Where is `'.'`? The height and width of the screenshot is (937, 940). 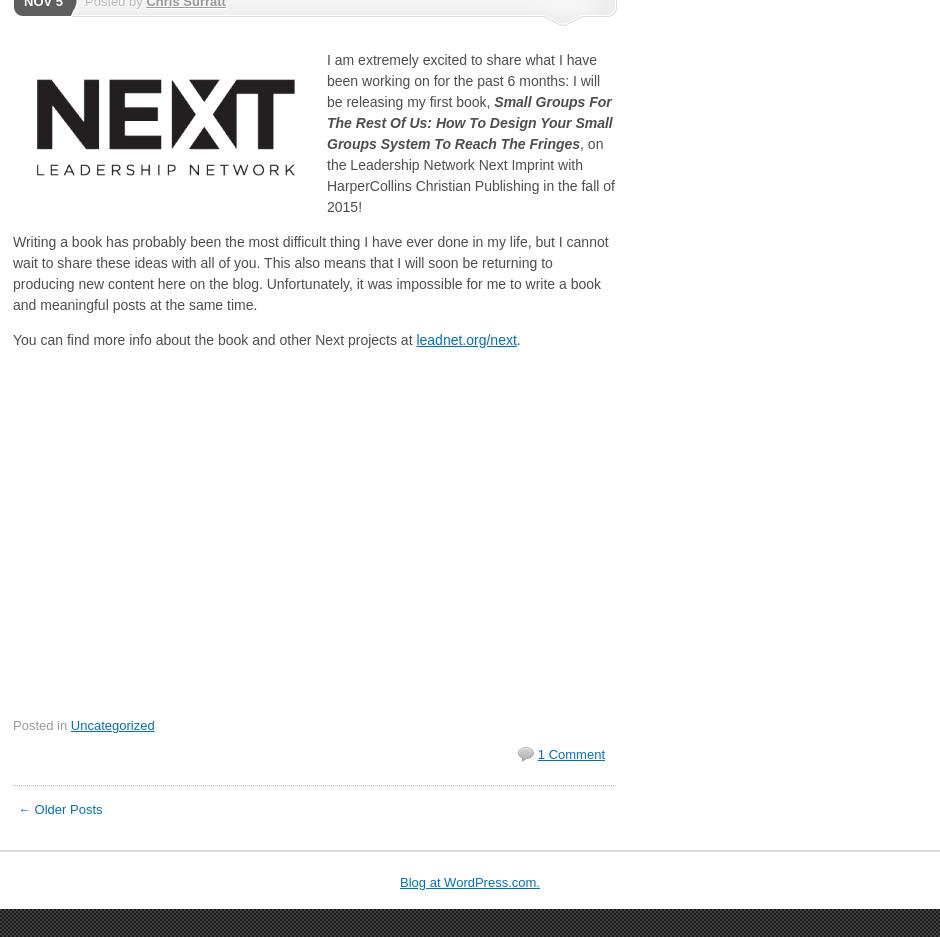
'.' is located at coordinates (514, 340).